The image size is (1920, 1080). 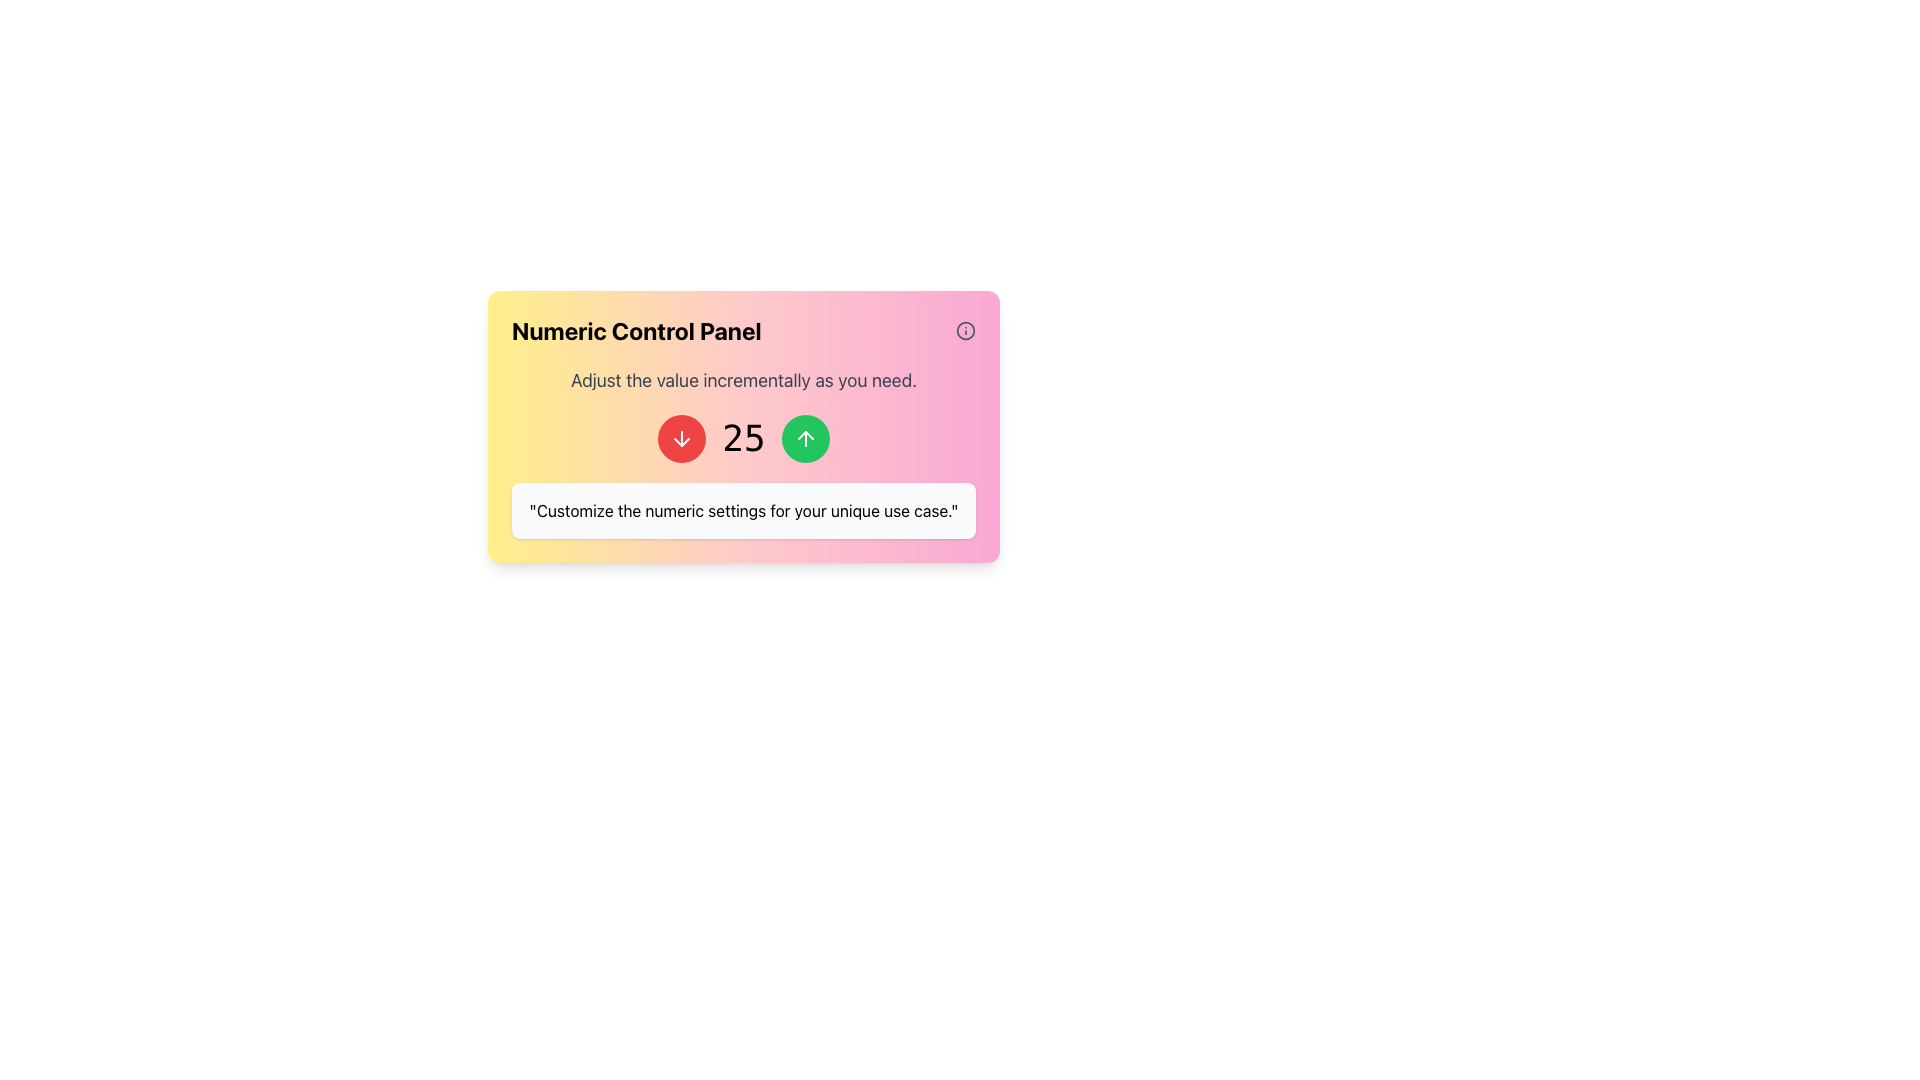 What do you see at coordinates (805, 438) in the screenshot?
I see `the green upward arrow button located at the far right of the numeric display '25' within the 'Numeric Control Panel' to increment the displayed number by one` at bounding box center [805, 438].